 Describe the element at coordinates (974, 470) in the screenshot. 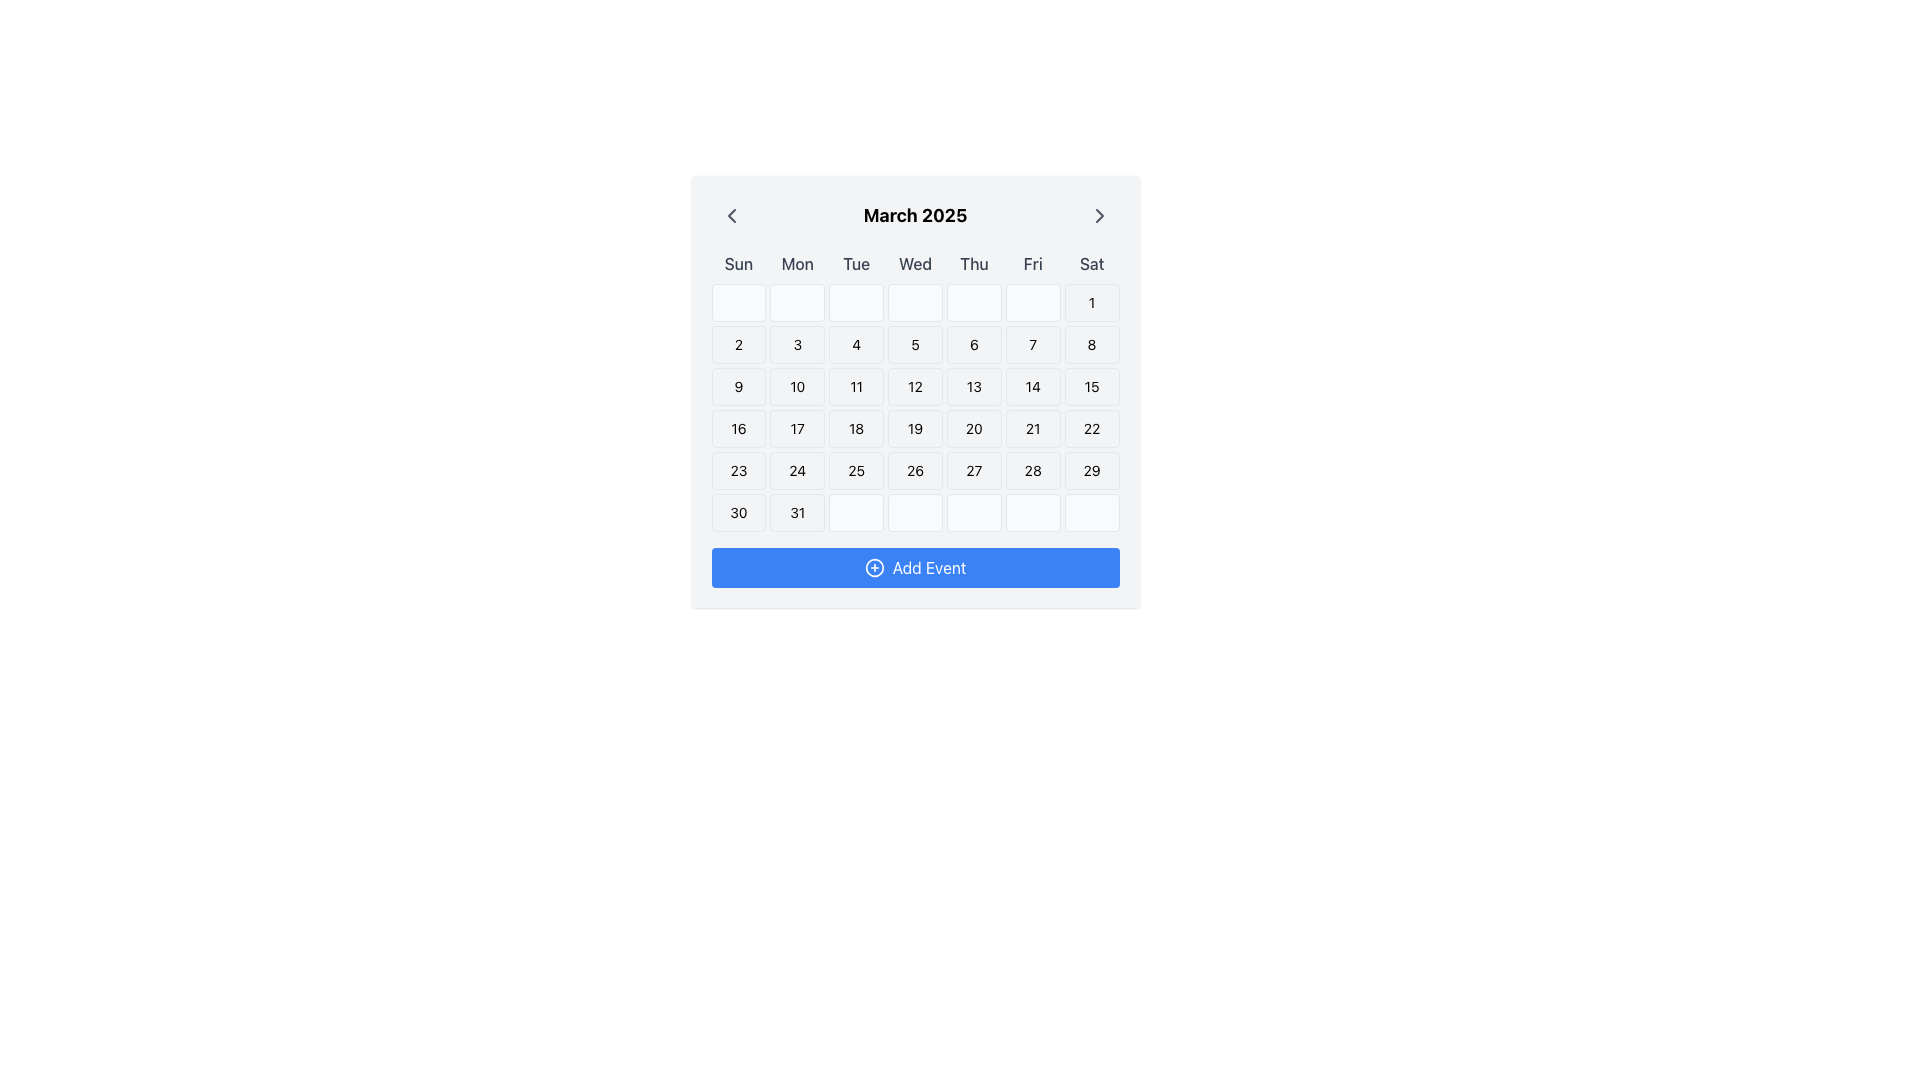

I see `the clickable calendar day entry representing the date '27'` at that location.